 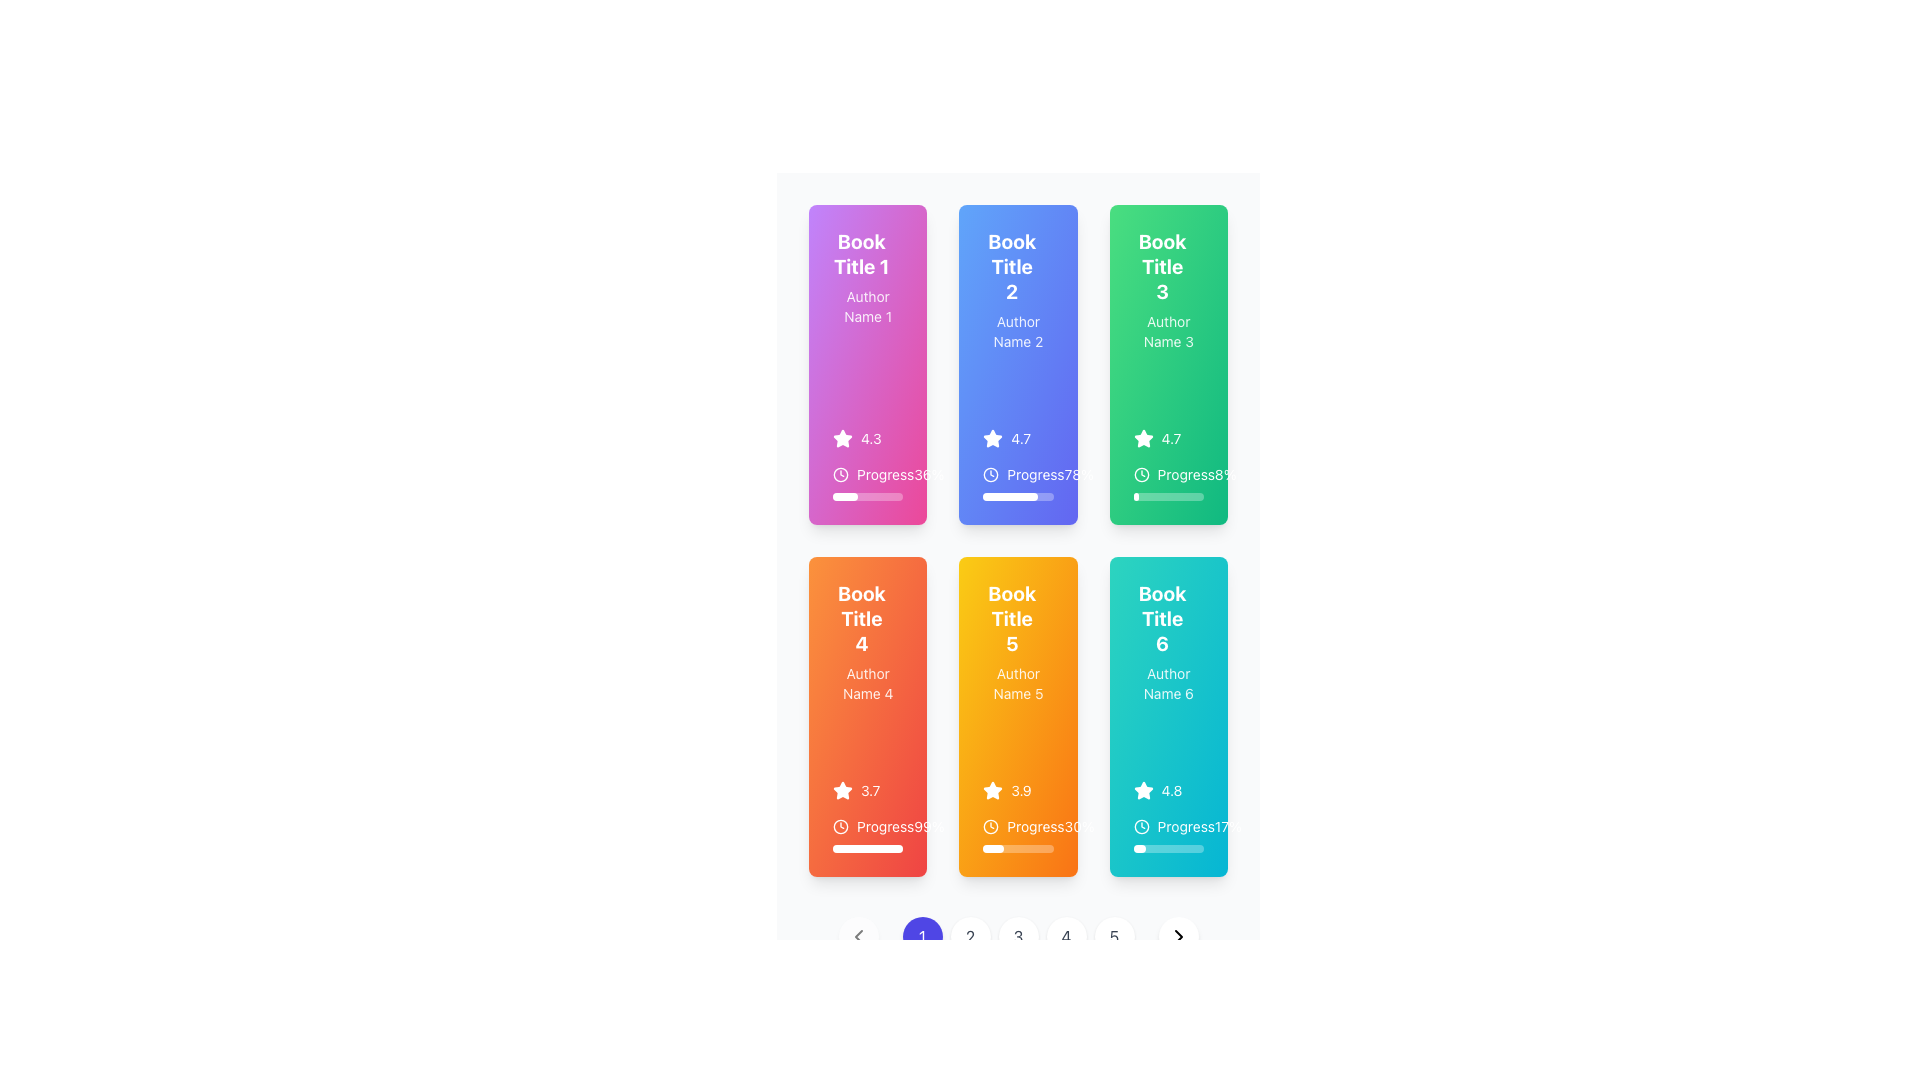 I want to click on text 'Book Title 3' located at the top center of a green card in the second row and third column of the grid, so click(x=1162, y=265).